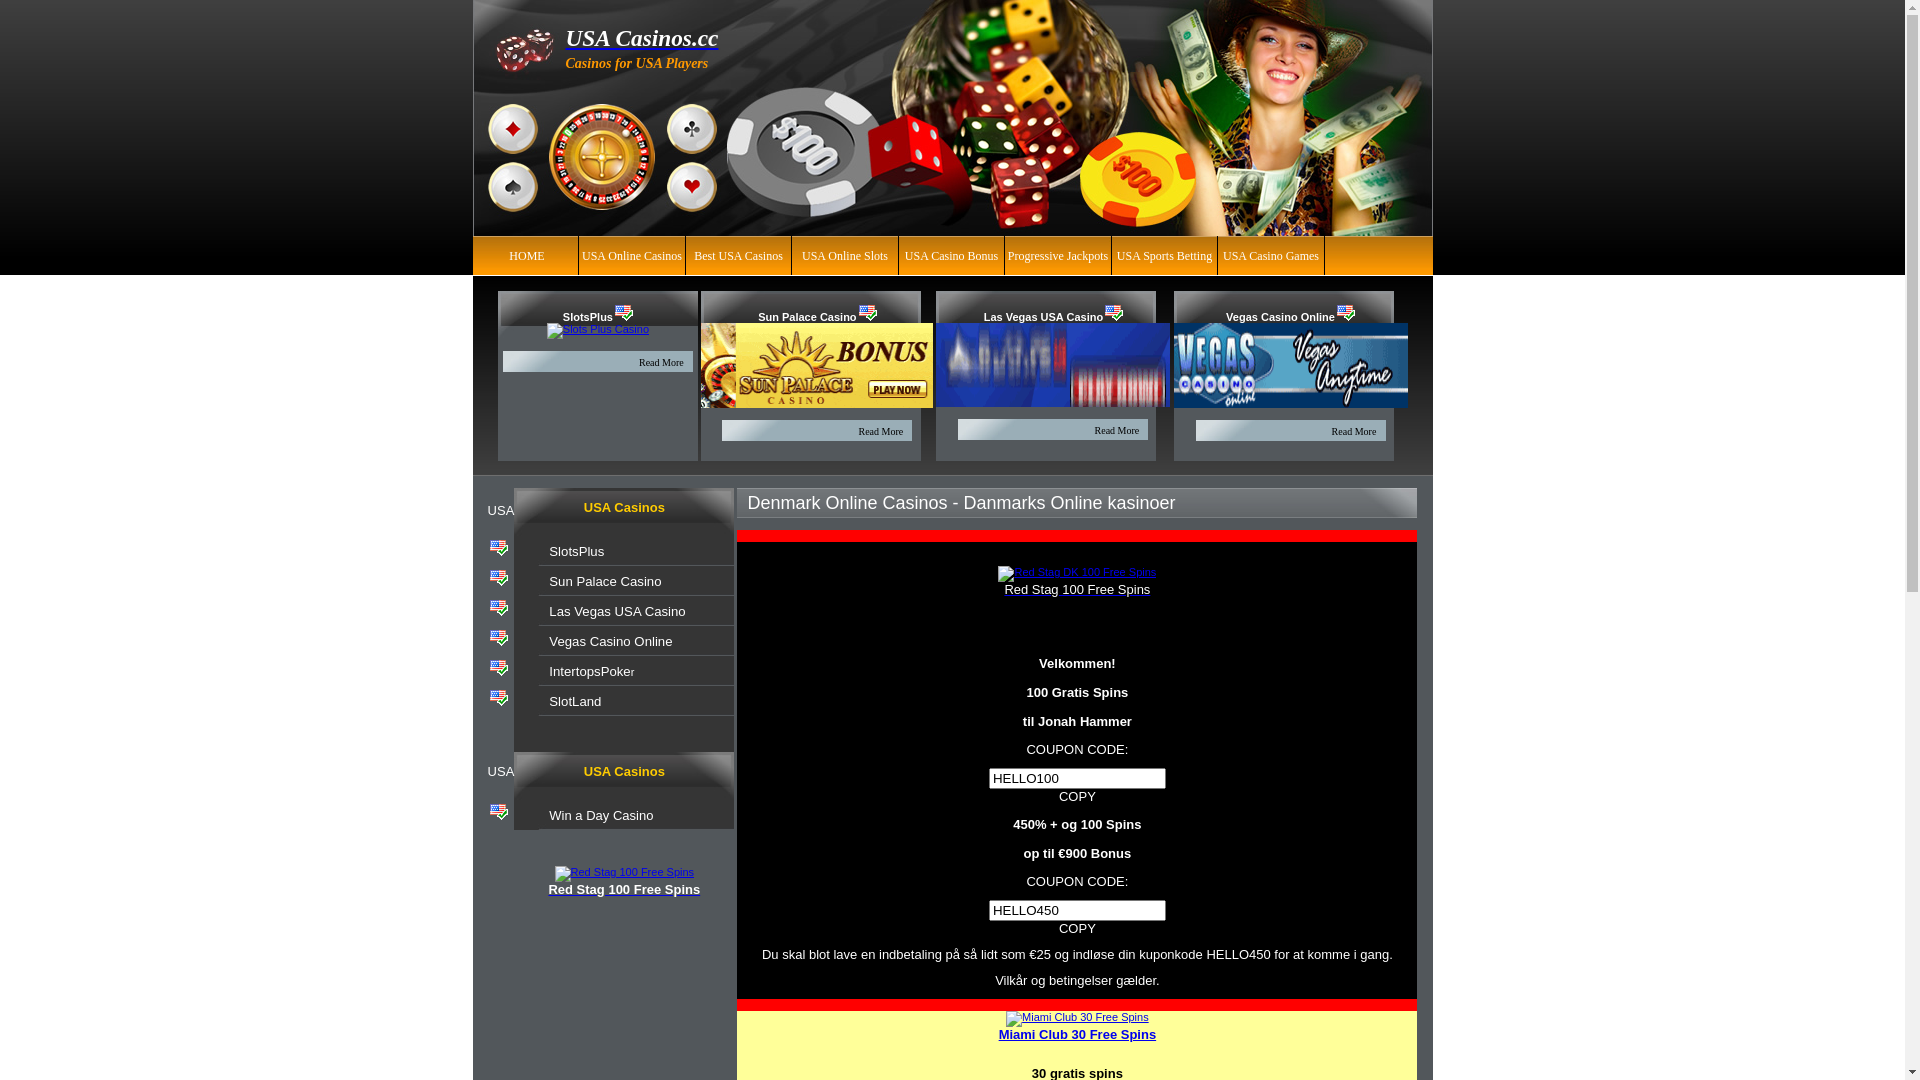  What do you see at coordinates (880, 430) in the screenshot?
I see `'Read More'` at bounding box center [880, 430].